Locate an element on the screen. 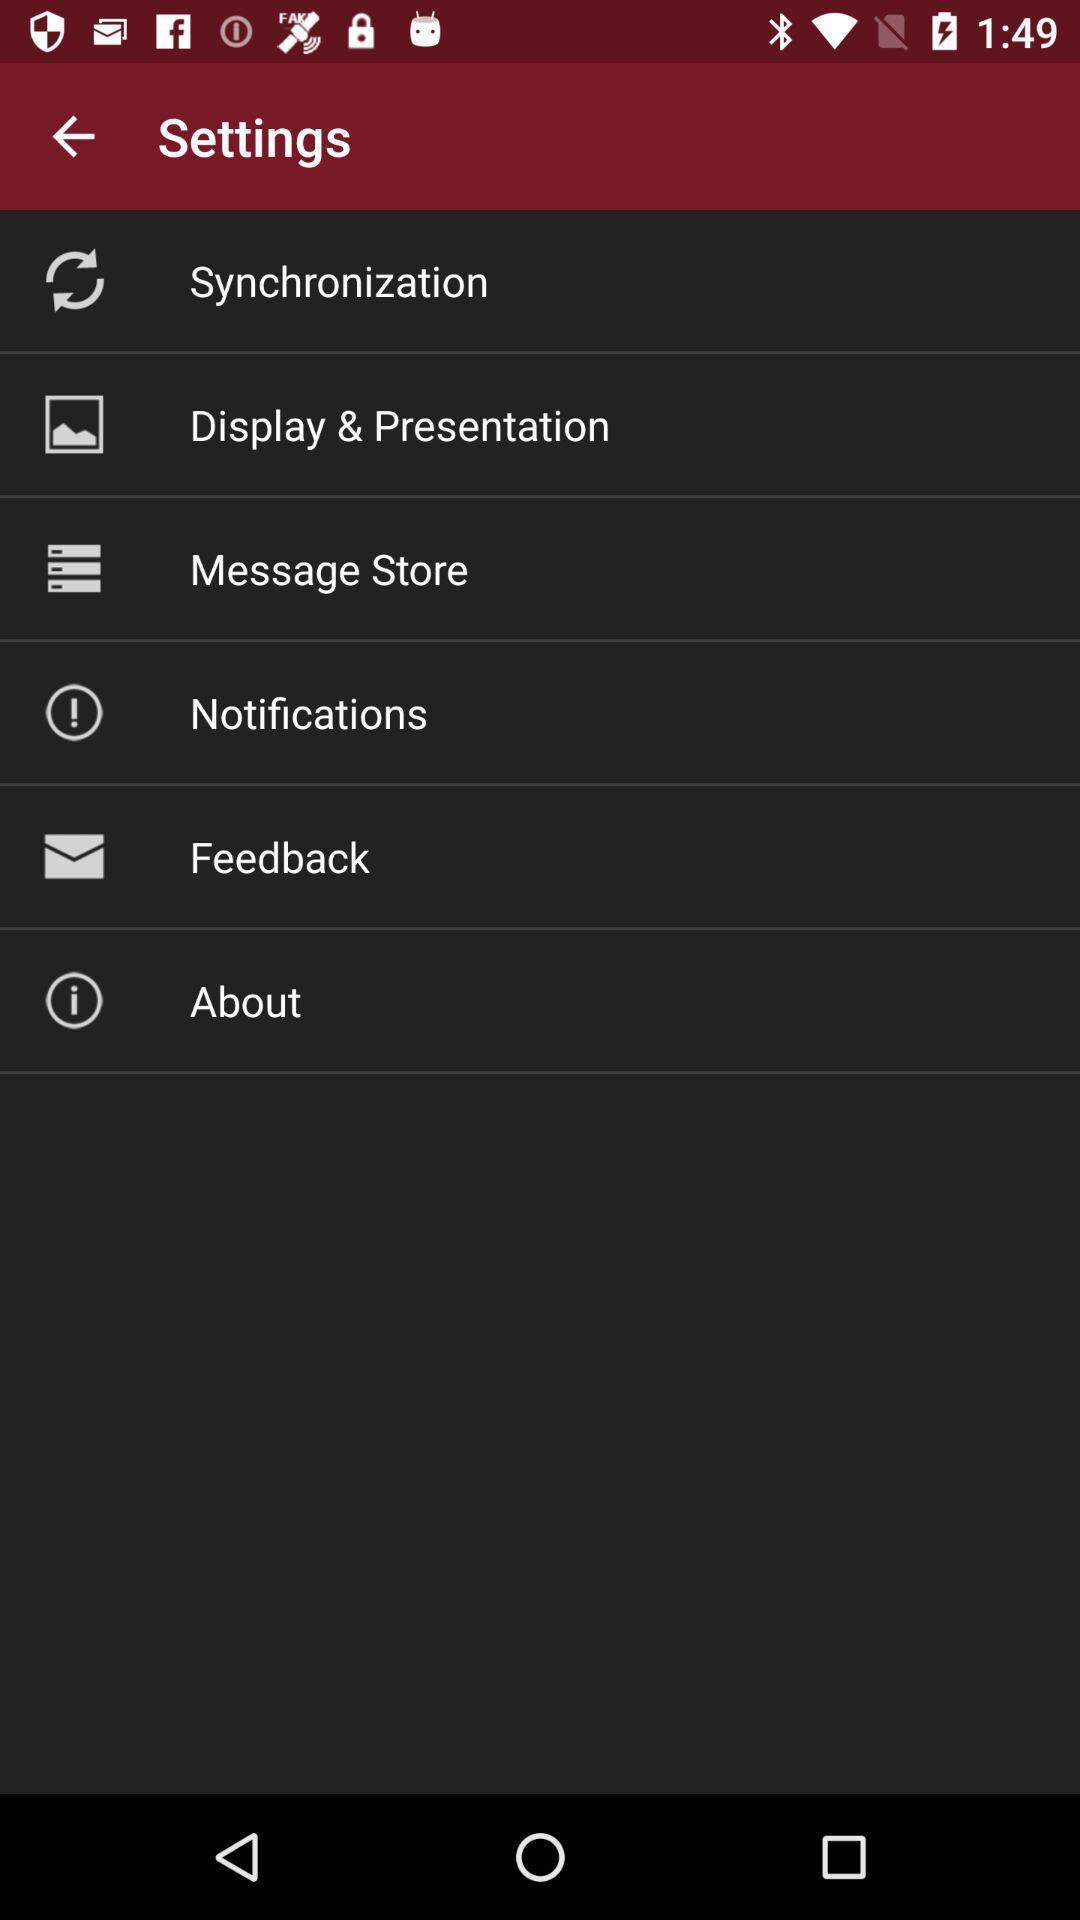 This screenshot has width=1080, height=1920. message store icon is located at coordinates (328, 567).